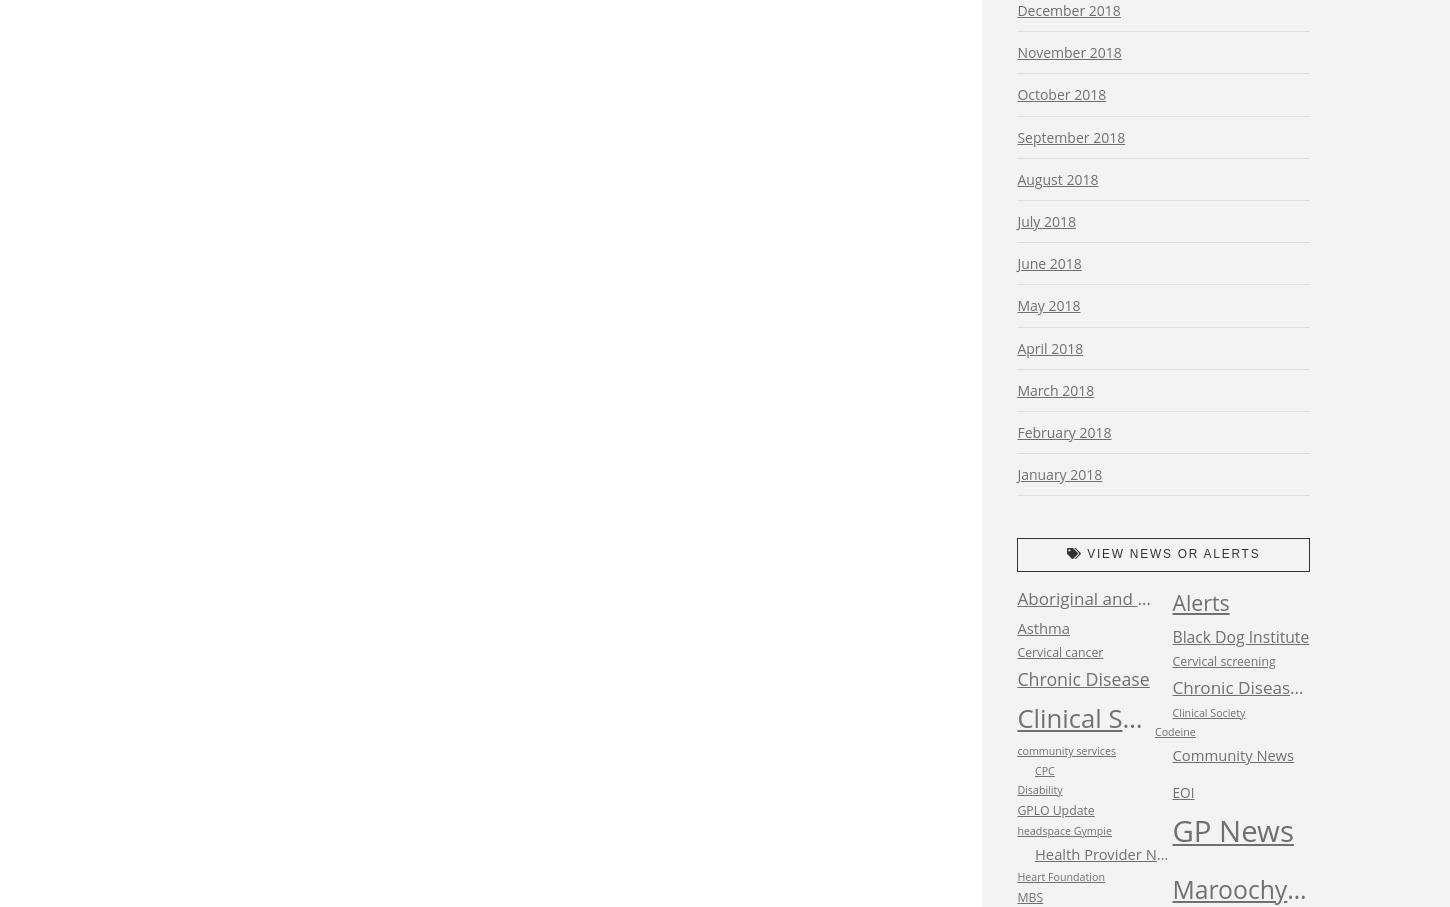 The height and width of the screenshot is (907, 1450). What do you see at coordinates (1059, 651) in the screenshot?
I see `'Cervical cancer'` at bounding box center [1059, 651].